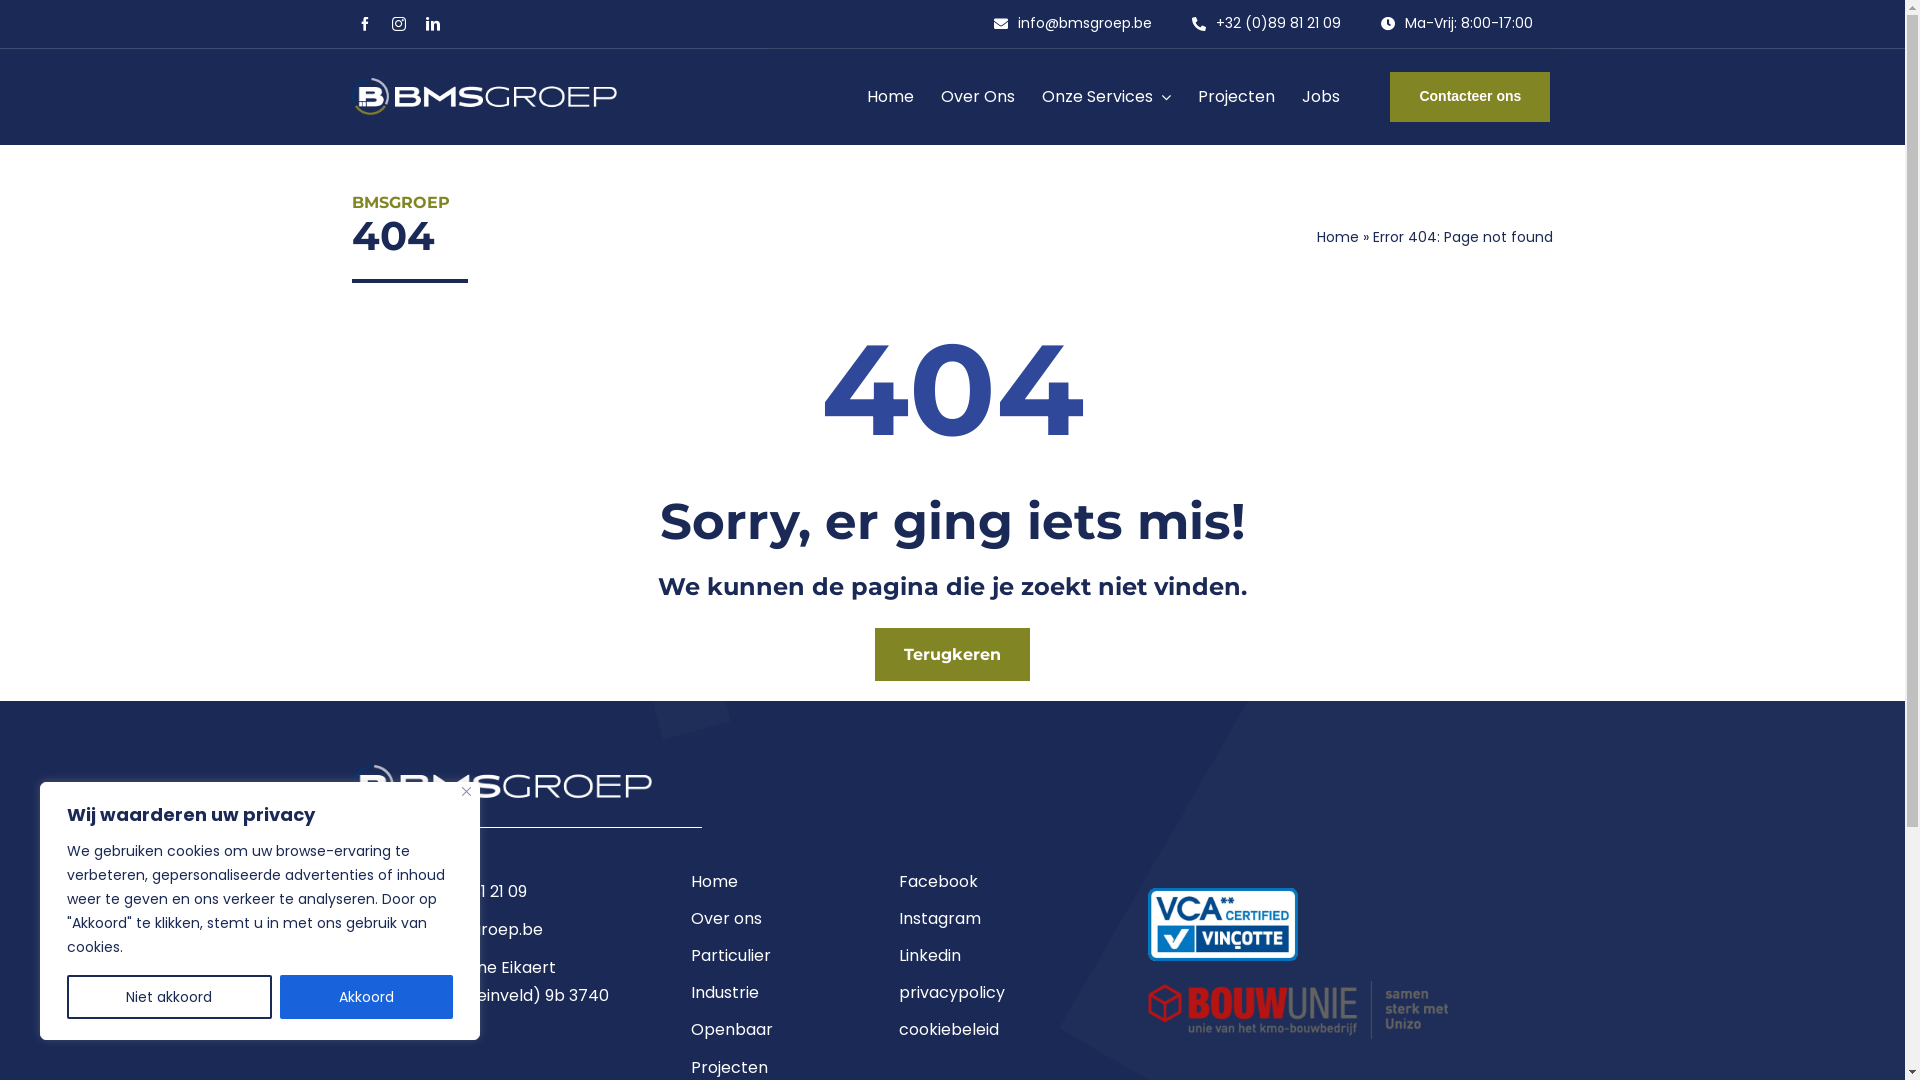  Describe the element at coordinates (1072, 23) in the screenshot. I see `'info@bmsgroep.be'` at that location.